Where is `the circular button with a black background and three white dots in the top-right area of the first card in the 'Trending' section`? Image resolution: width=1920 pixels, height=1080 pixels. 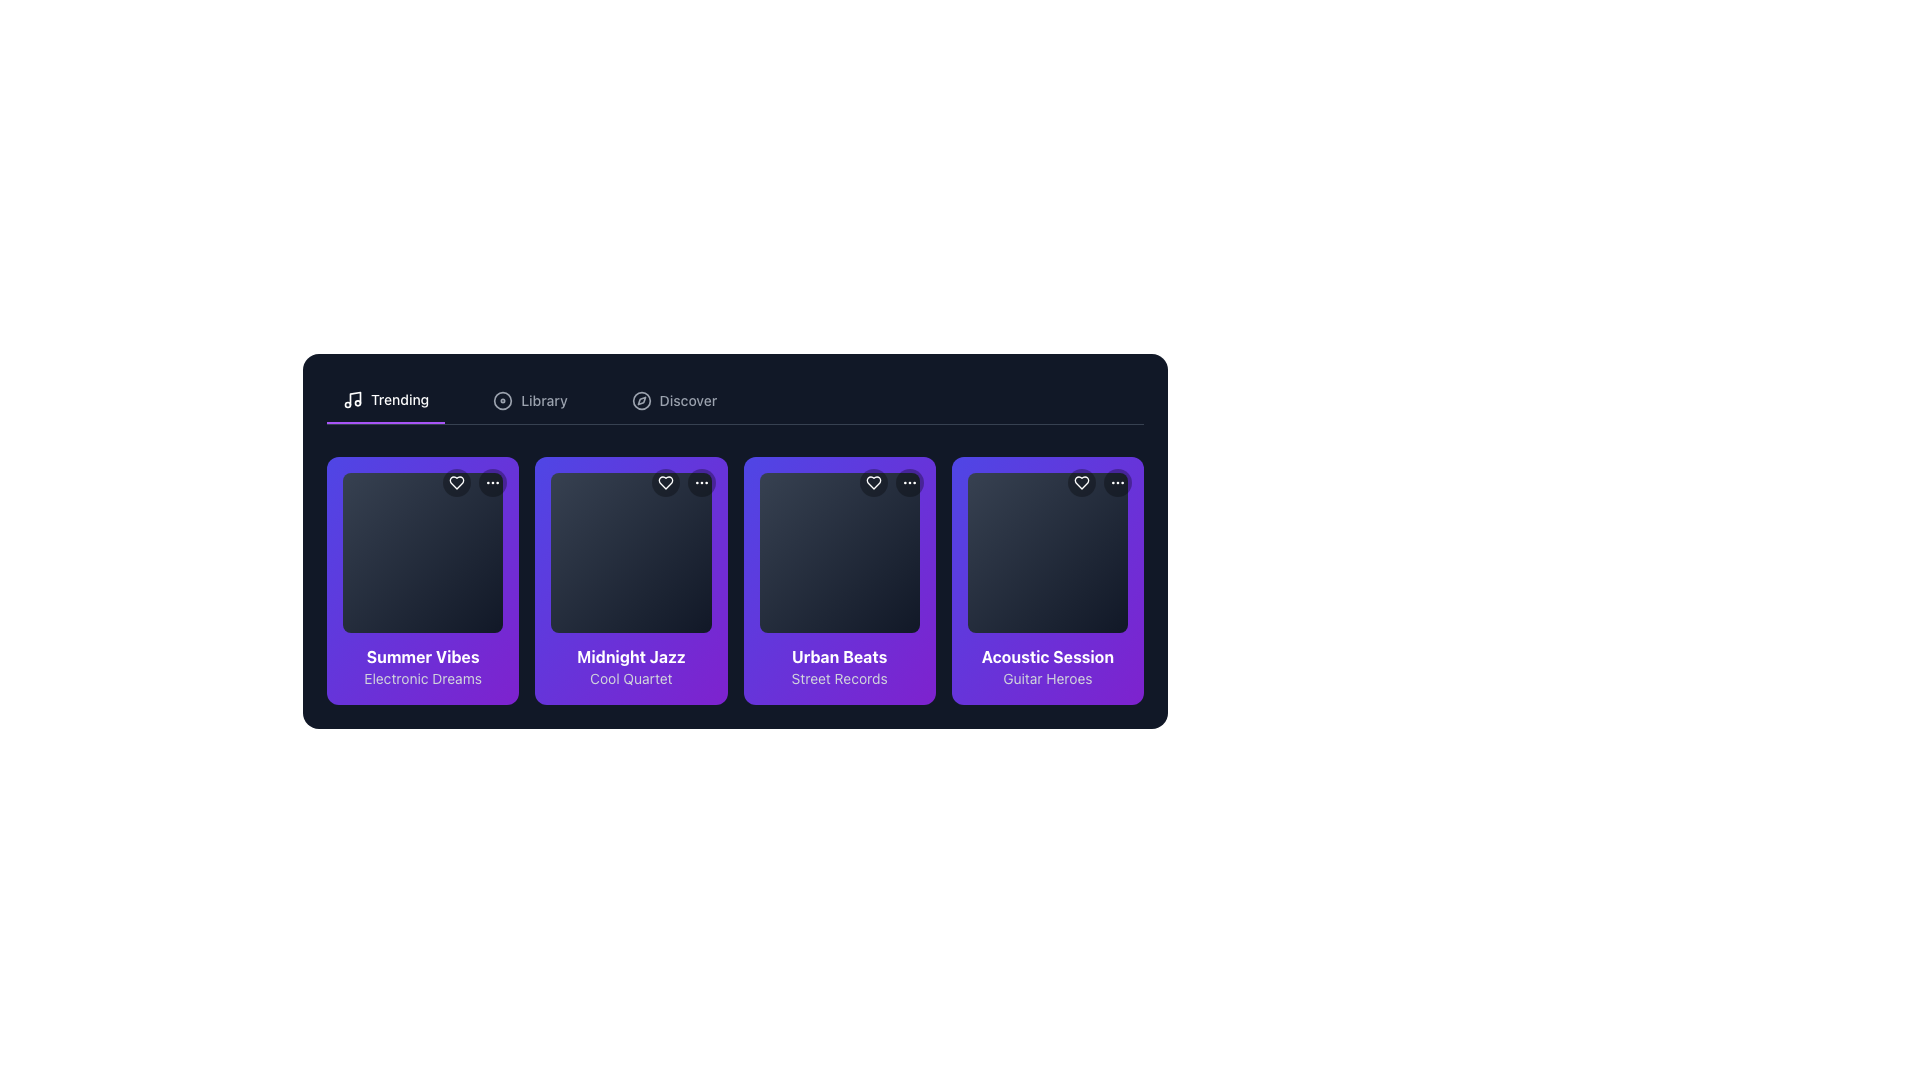 the circular button with a black background and three white dots in the top-right area of the first card in the 'Trending' section is located at coordinates (493, 482).